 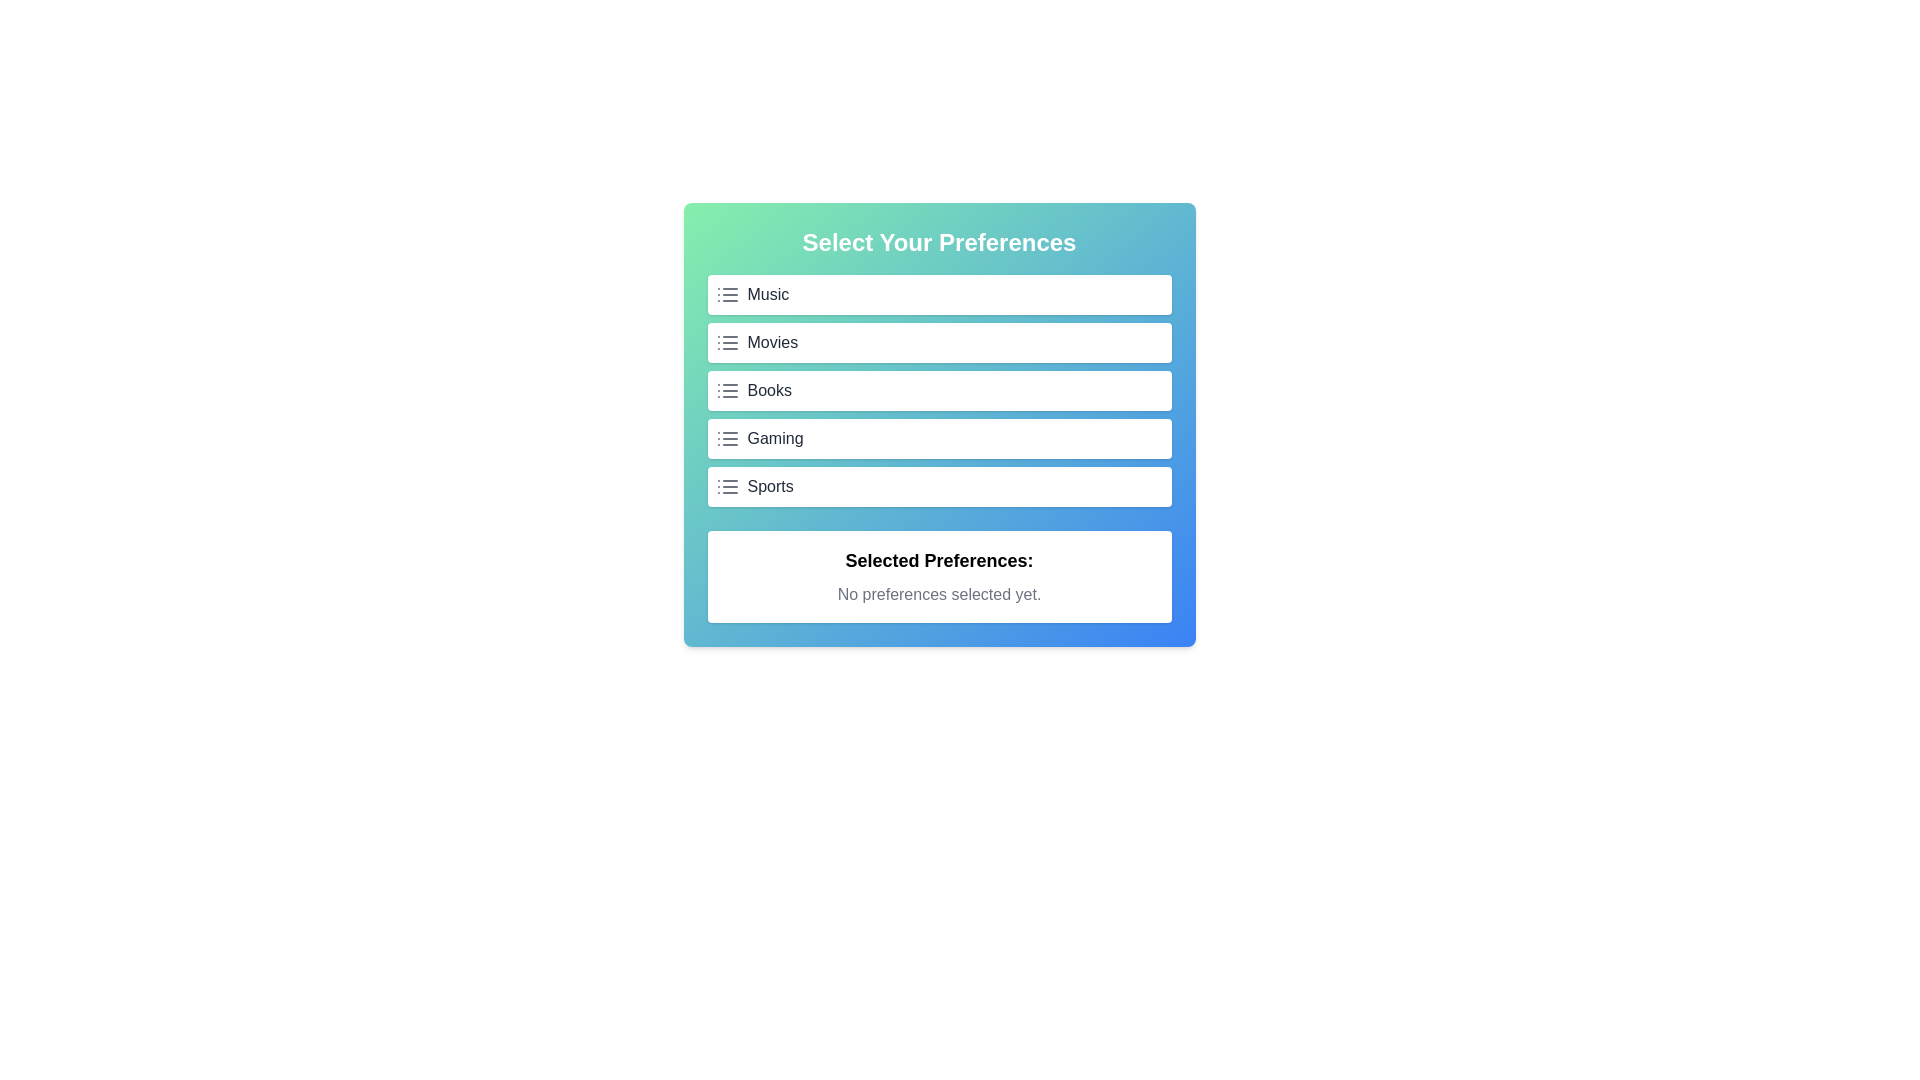 I want to click on the 'Gaming' button located in the vertical list of preference options, so click(x=938, y=438).